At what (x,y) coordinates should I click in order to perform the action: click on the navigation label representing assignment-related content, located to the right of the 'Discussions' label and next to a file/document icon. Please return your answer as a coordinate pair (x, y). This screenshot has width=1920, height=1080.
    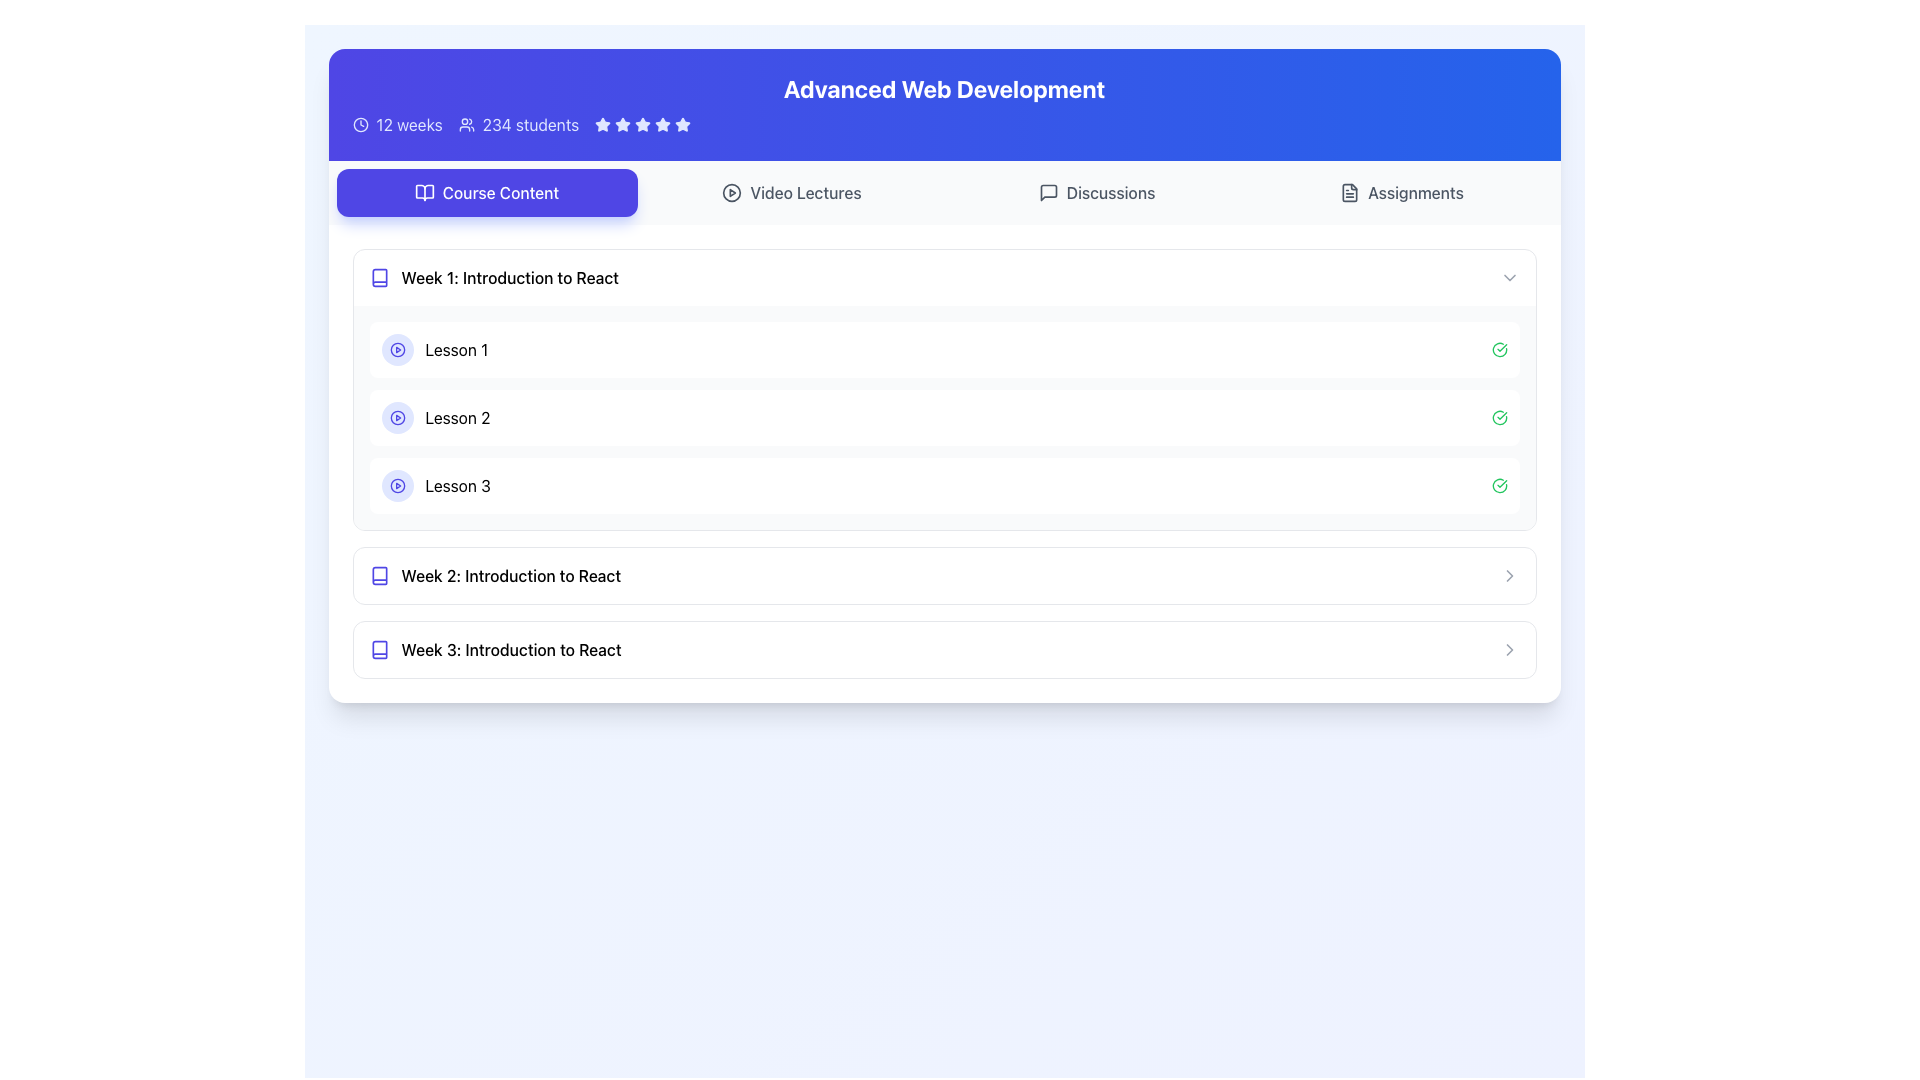
    Looking at the image, I should click on (1415, 192).